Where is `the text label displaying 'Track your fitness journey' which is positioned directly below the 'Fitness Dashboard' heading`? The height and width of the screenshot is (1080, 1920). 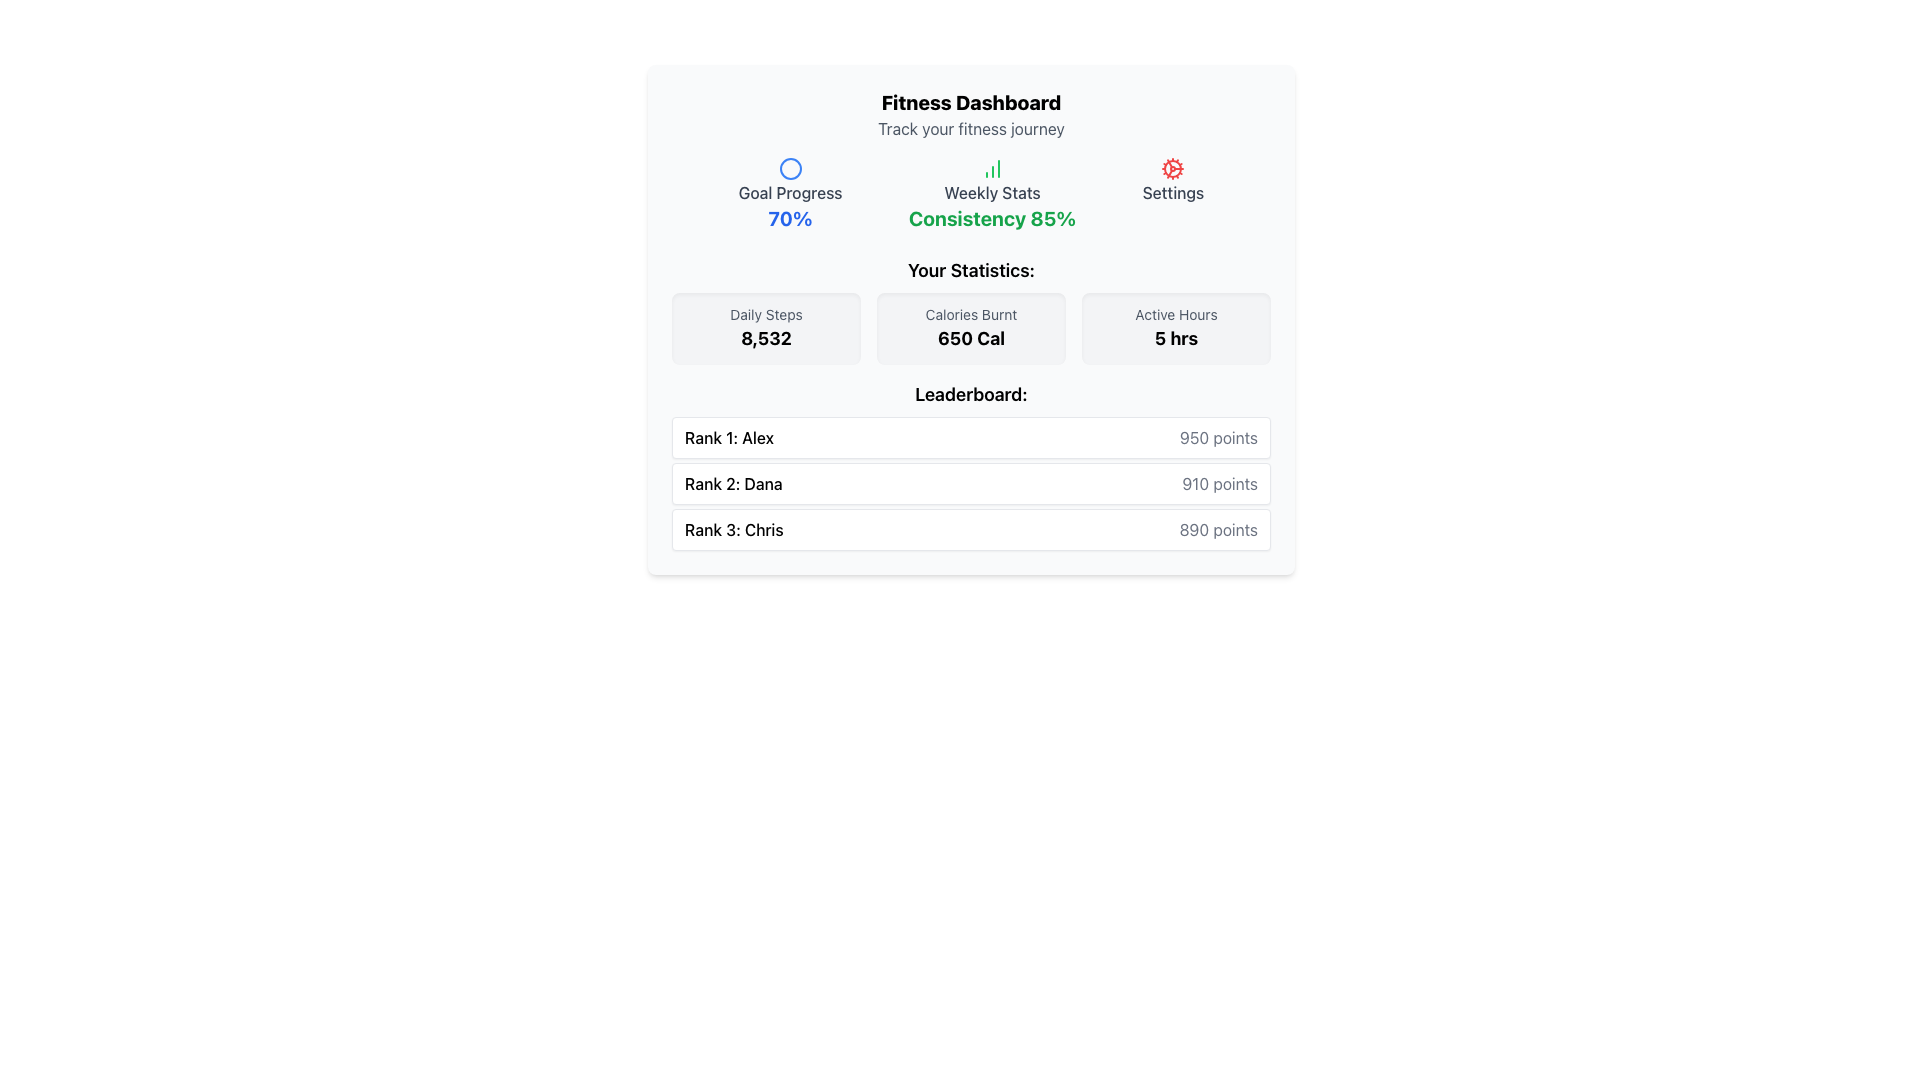 the text label displaying 'Track your fitness journey' which is positioned directly below the 'Fitness Dashboard' heading is located at coordinates (971, 128).